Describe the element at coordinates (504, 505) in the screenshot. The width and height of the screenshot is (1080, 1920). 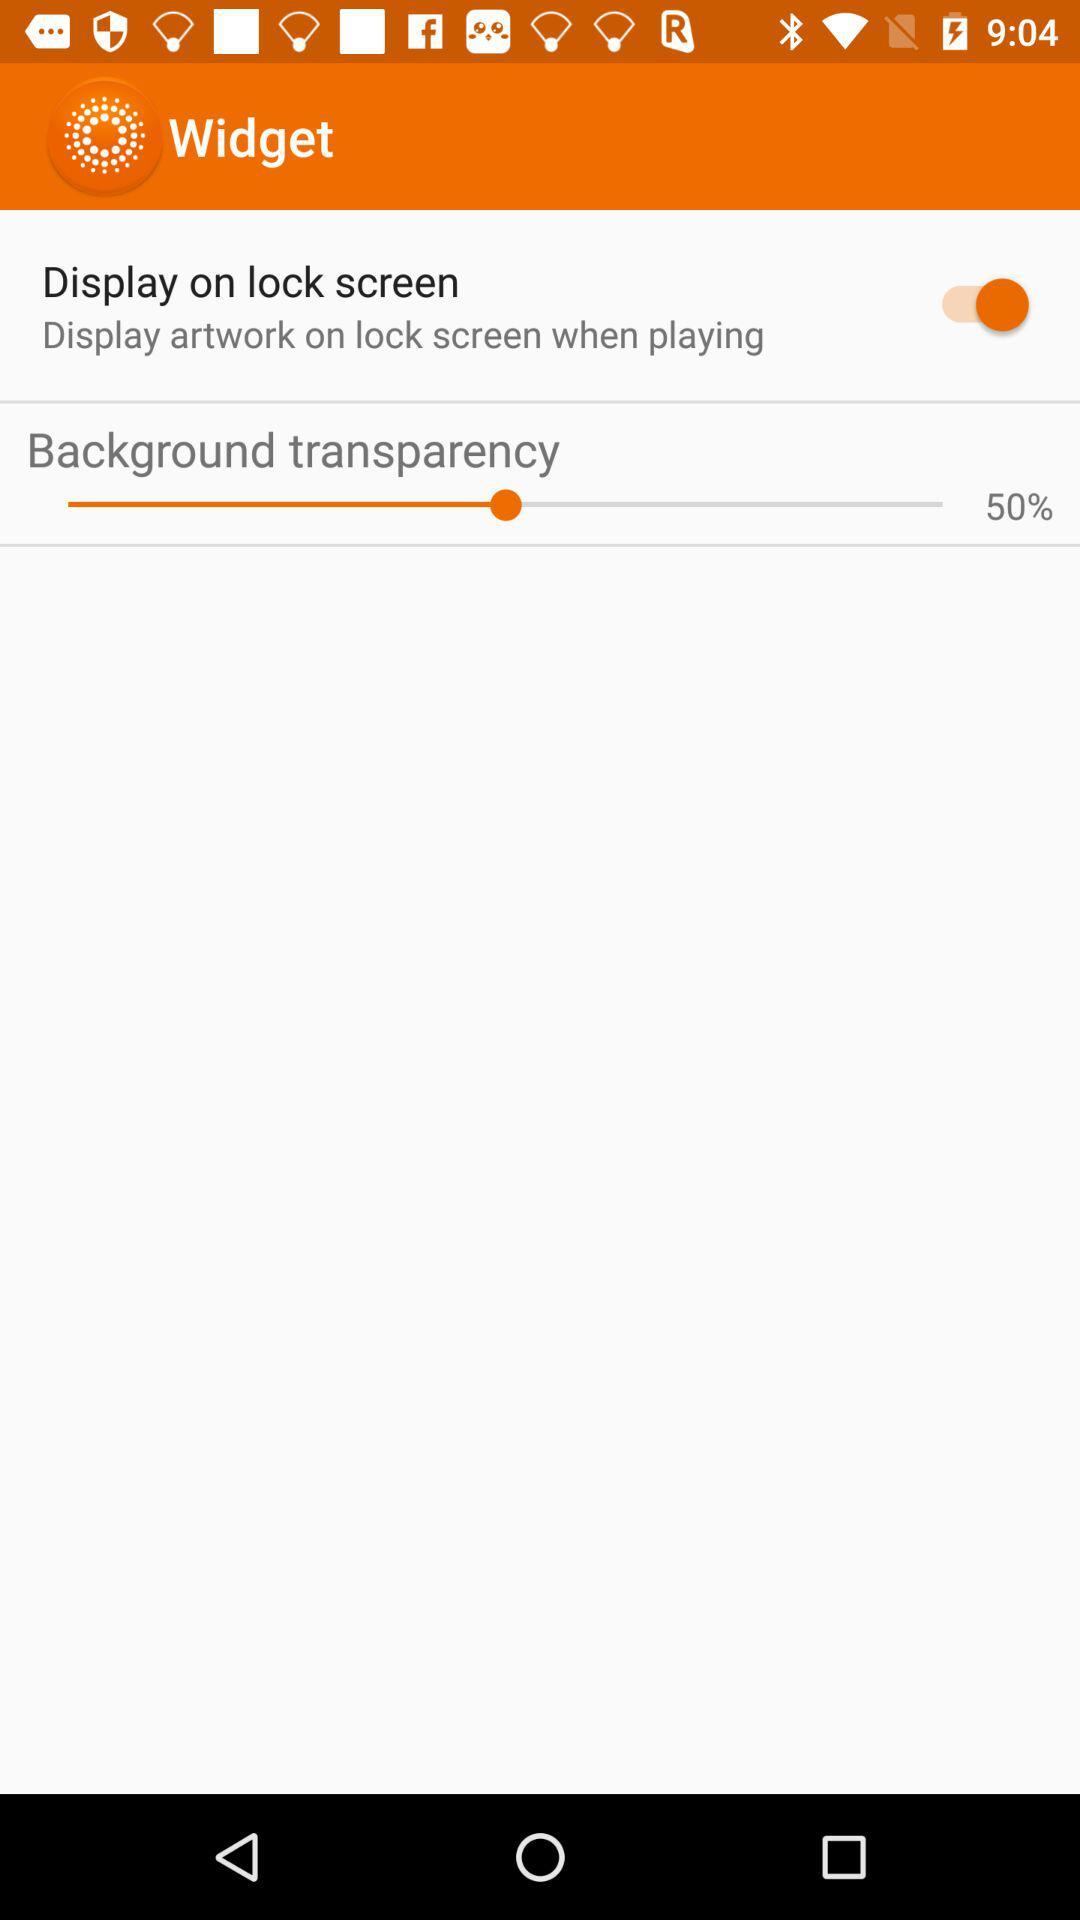
I see `item next to 50 app` at that location.